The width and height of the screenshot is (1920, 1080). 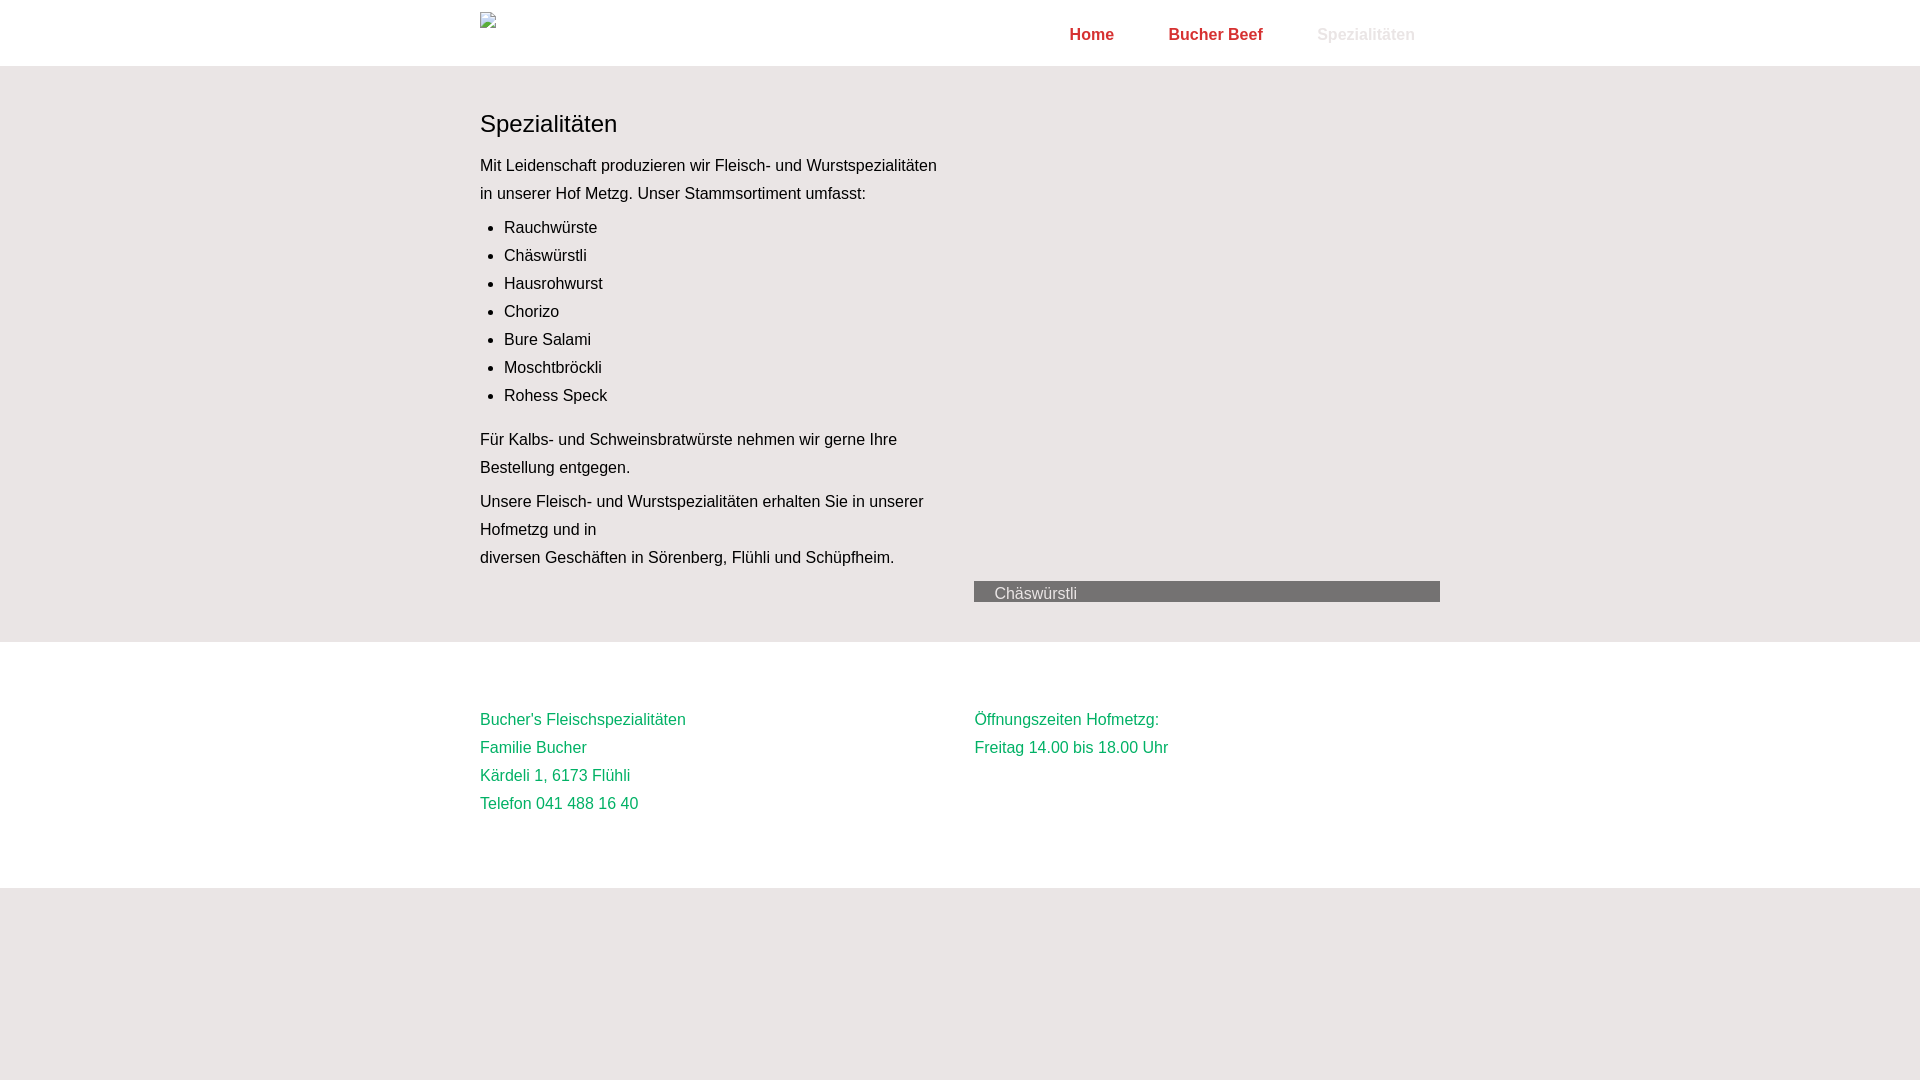 What do you see at coordinates (1213, 34) in the screenshot?
I see `'Bucher Beef'` at bounding box center [1213, 34].